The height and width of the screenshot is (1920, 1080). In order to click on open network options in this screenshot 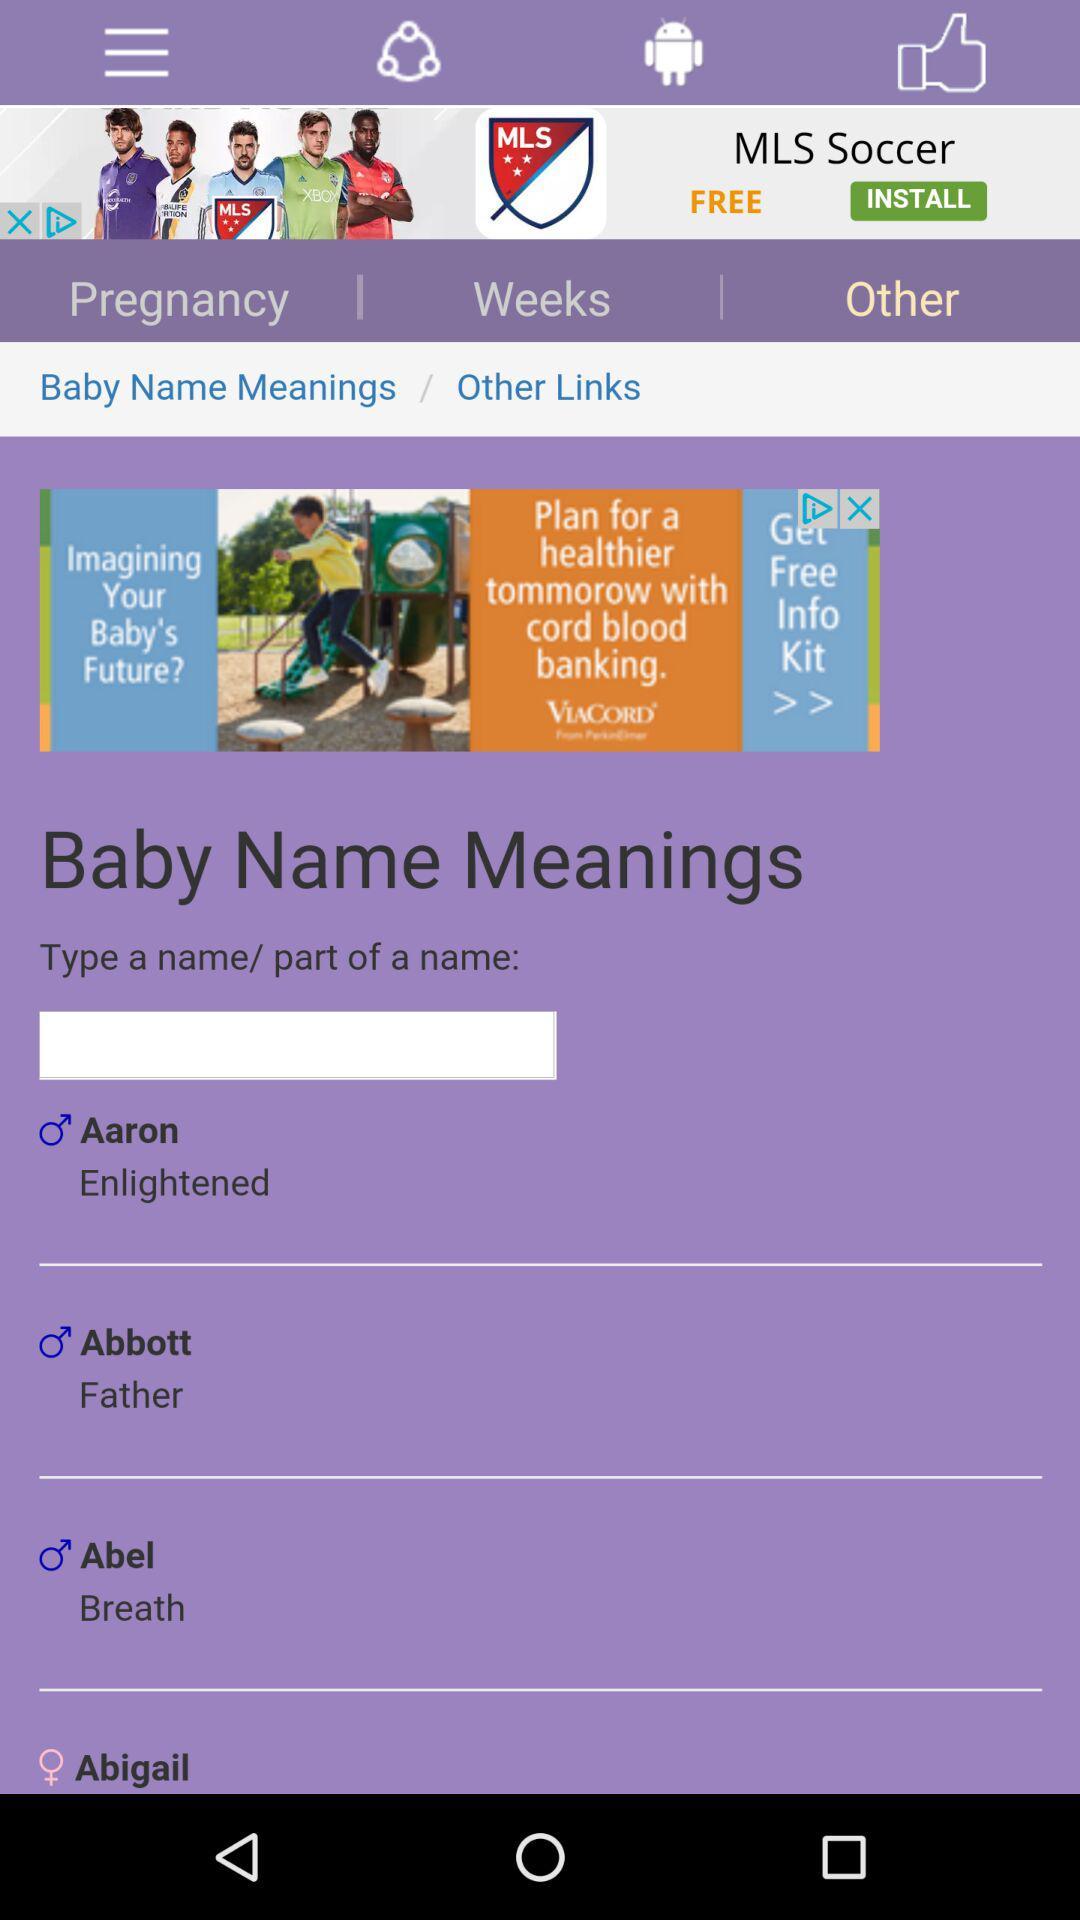, I will do `click(407, 52)`.